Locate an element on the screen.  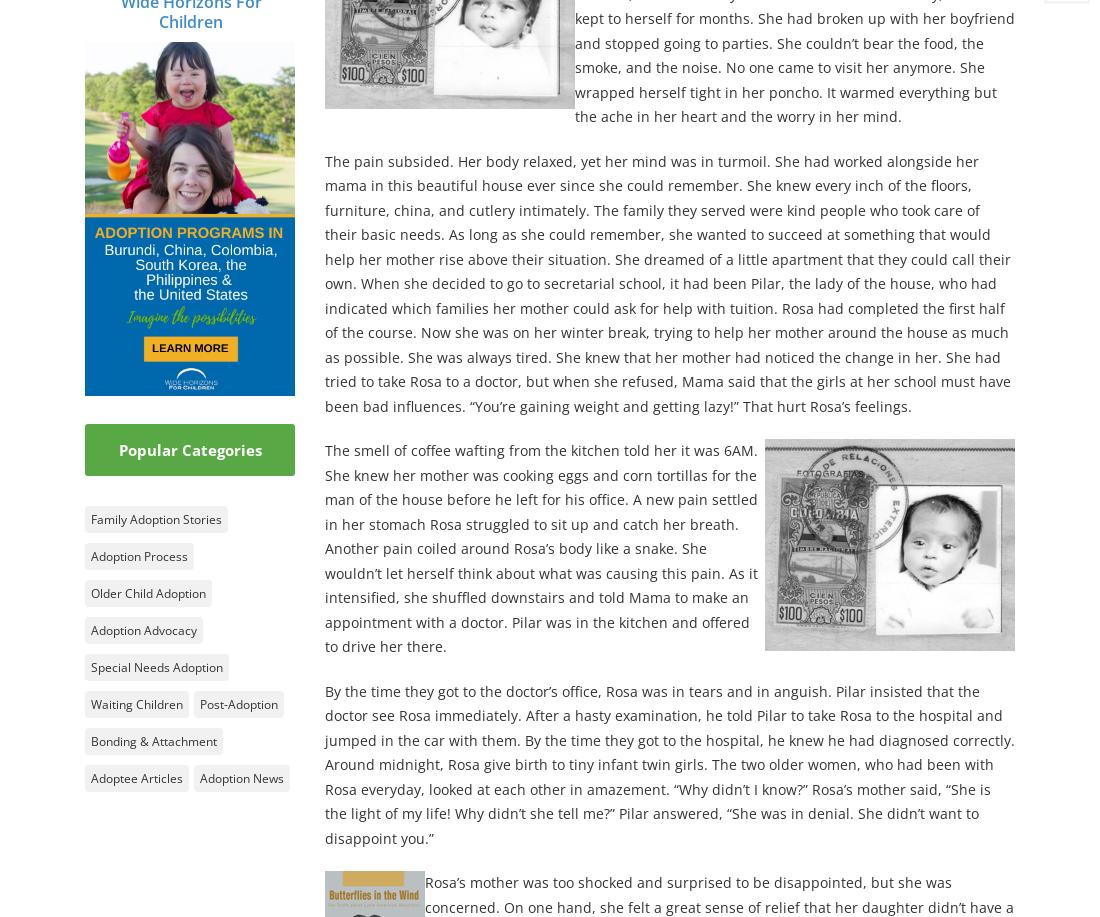
'Adoptee Articles' is located at coordinates (136, 776).